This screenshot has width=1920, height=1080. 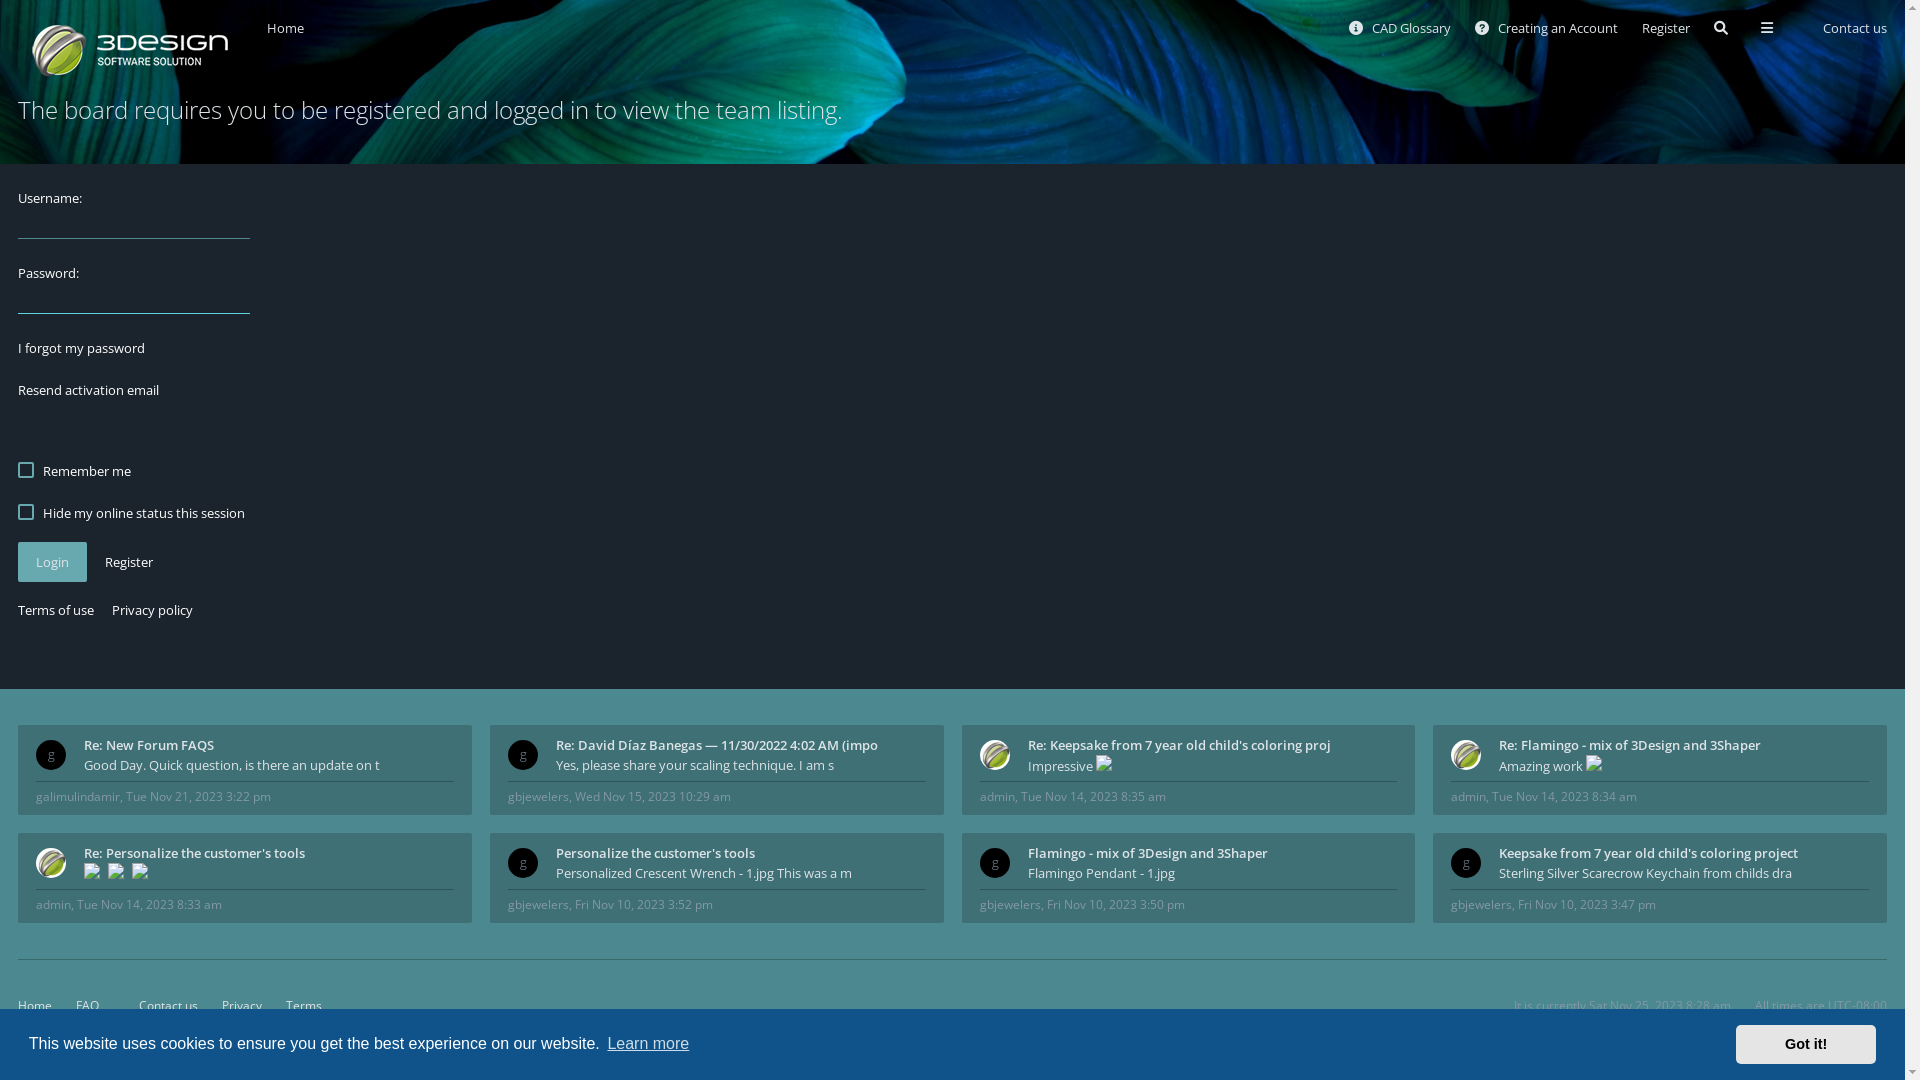 I want to click on 'Impressive', so click(x=1027, y=765).